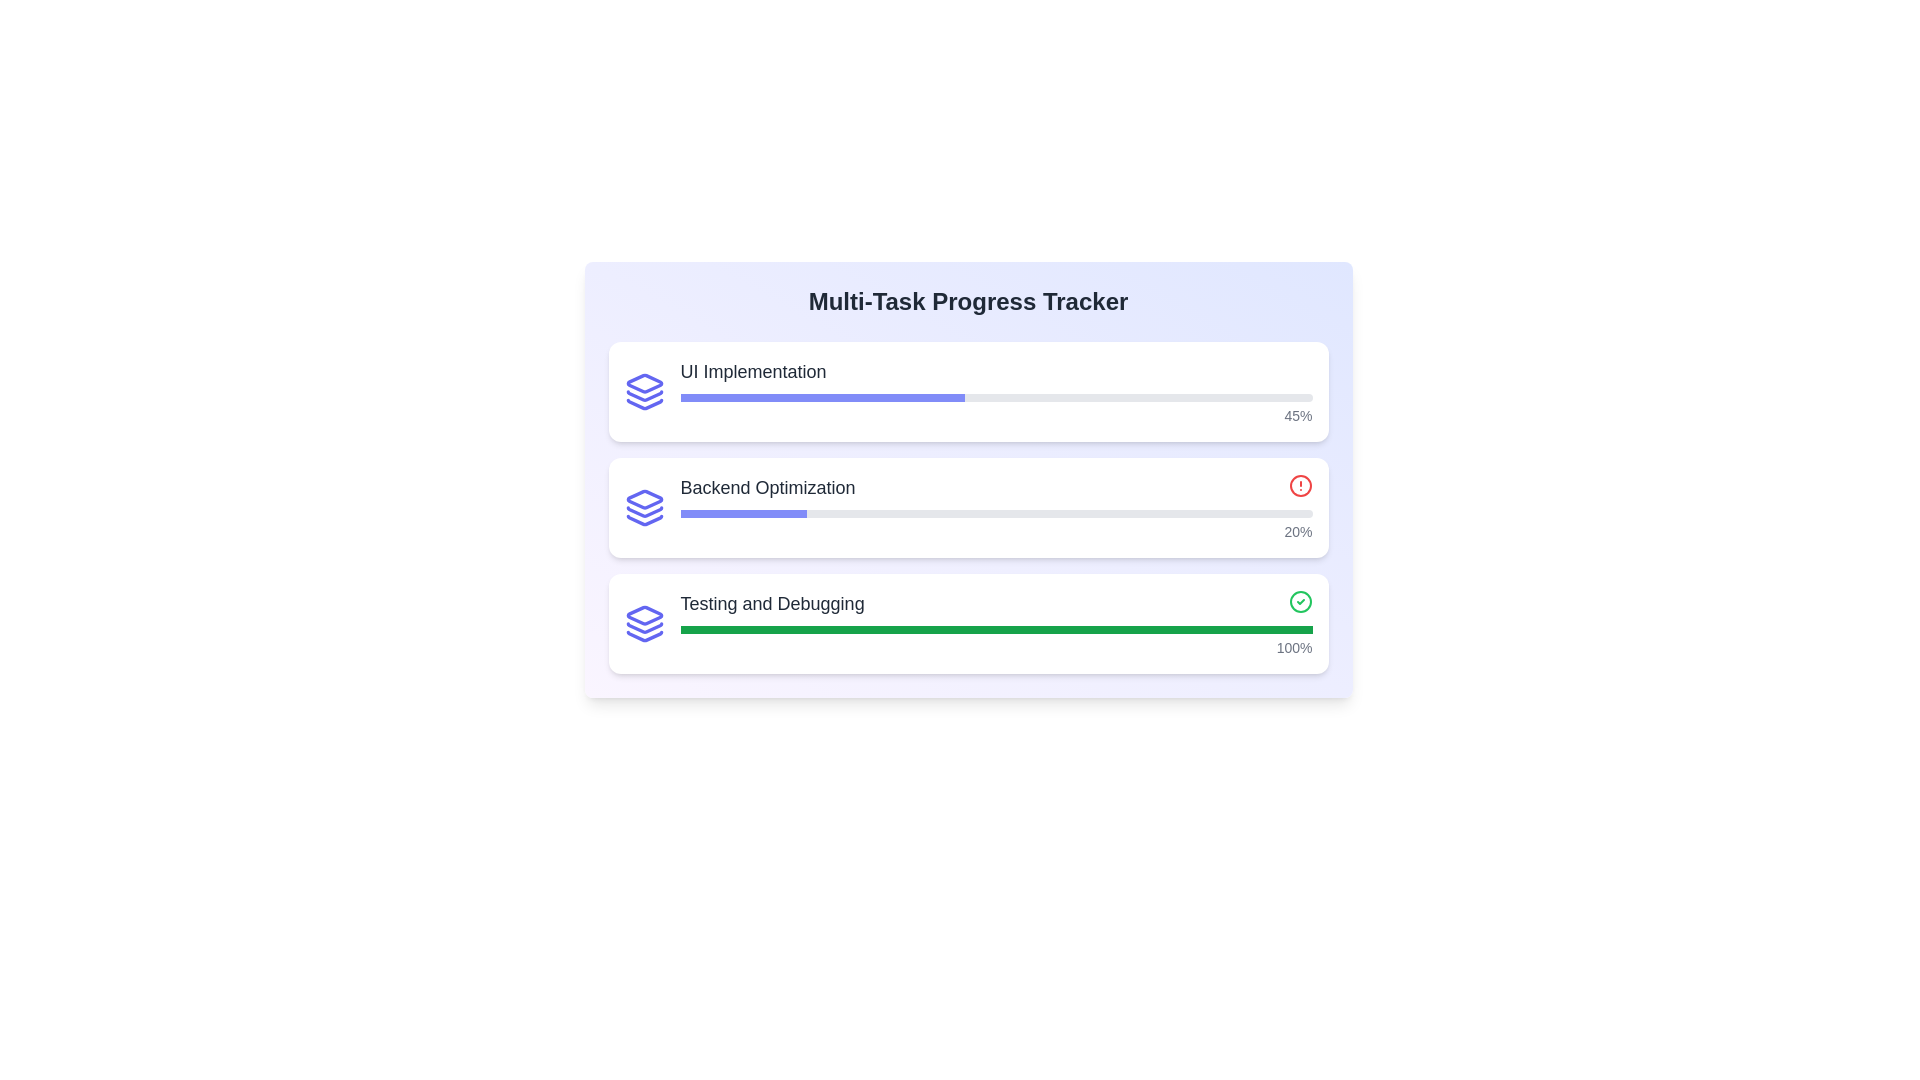 This screenshot has height=1080, width=1920. Describe the element at coordinates (644, 627) in the screenshot. I see `the second layer decorative icon located to the left of the 'Testing and Debugging' section` at that location.